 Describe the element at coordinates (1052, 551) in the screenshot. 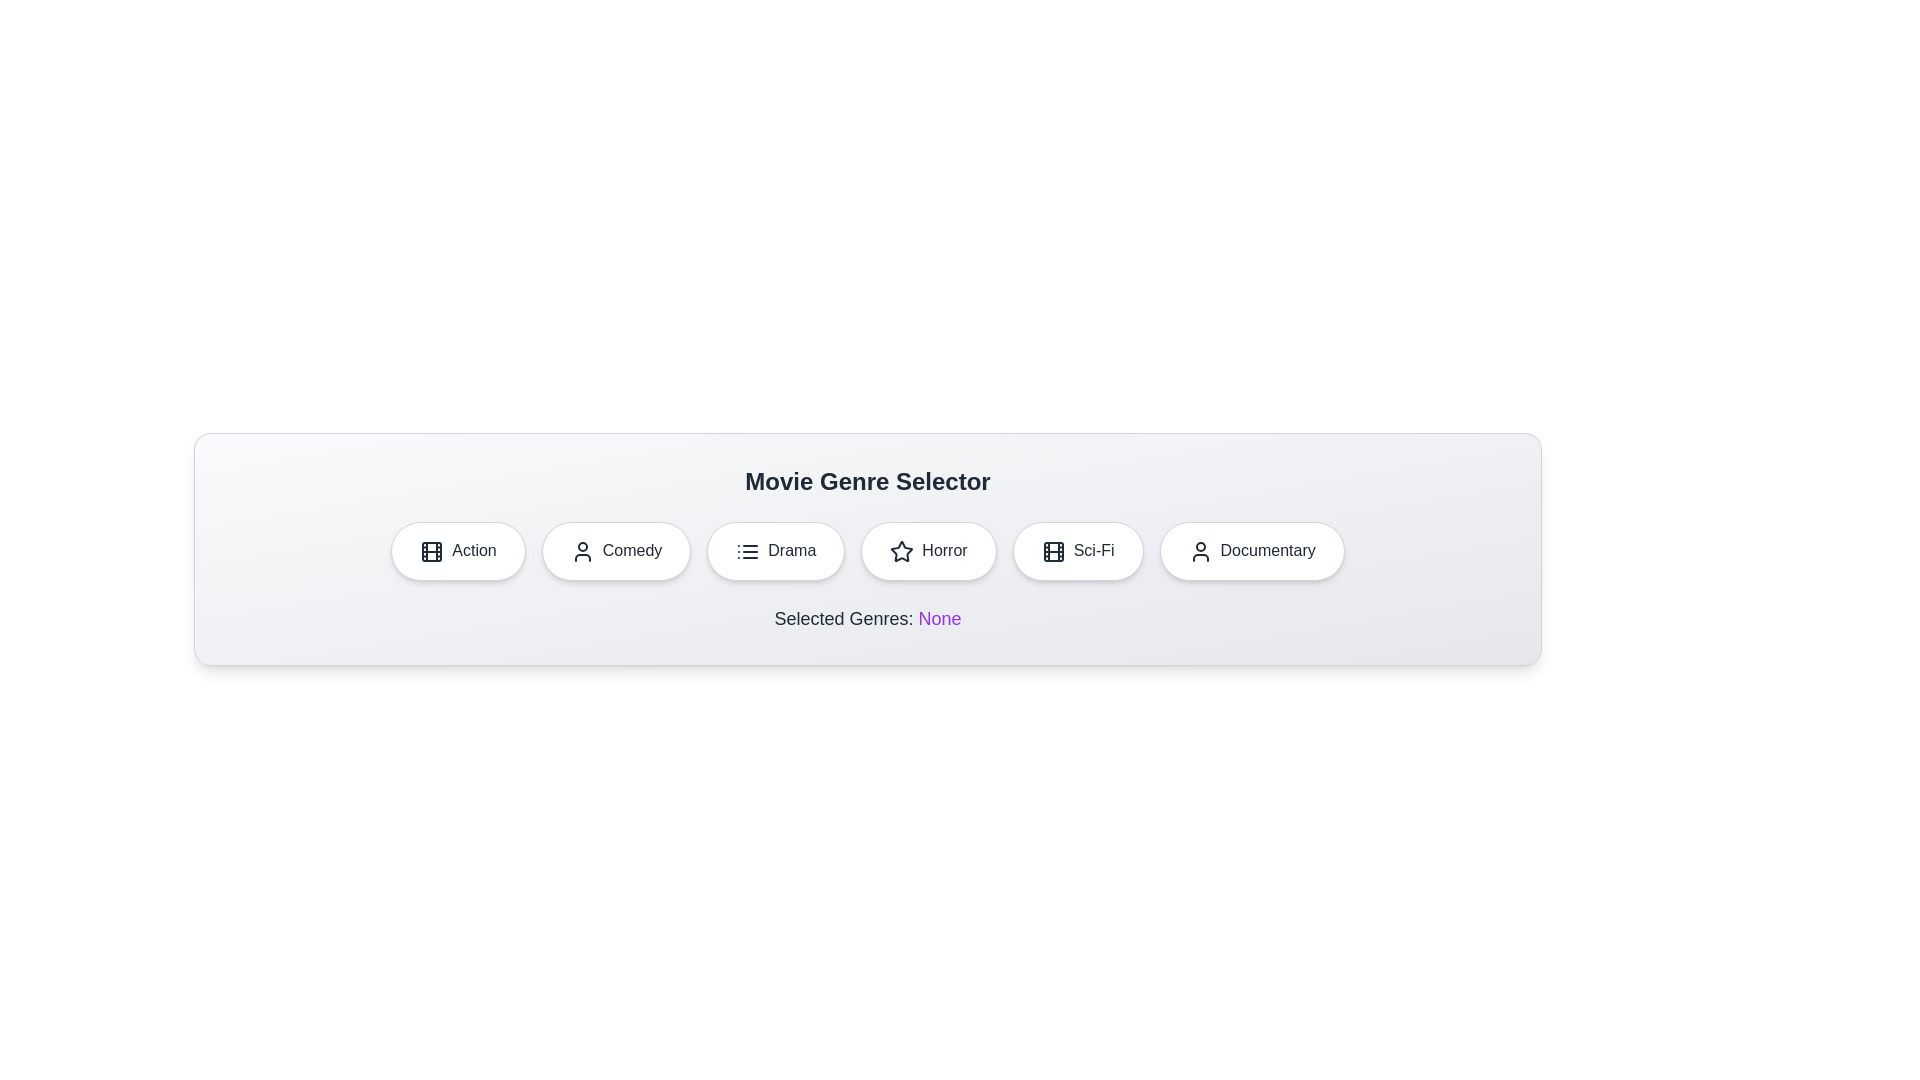

I see `the rounded rectangle icon styled as part of the filmstrip representation, located at the top-left corner of the film genre icon` at that location.